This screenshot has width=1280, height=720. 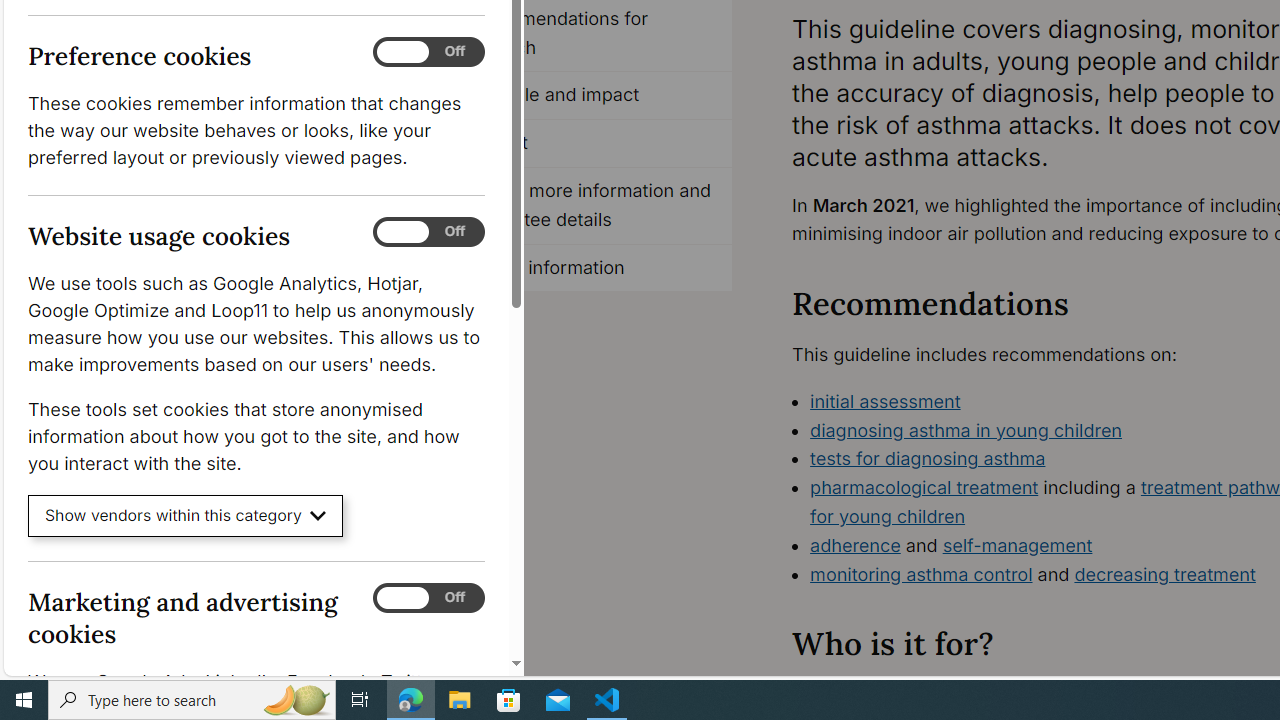 What do you see at coordinates (884, 401) in the screenshot?
I see `'initial assessment'` at bounding box center [884, 401].